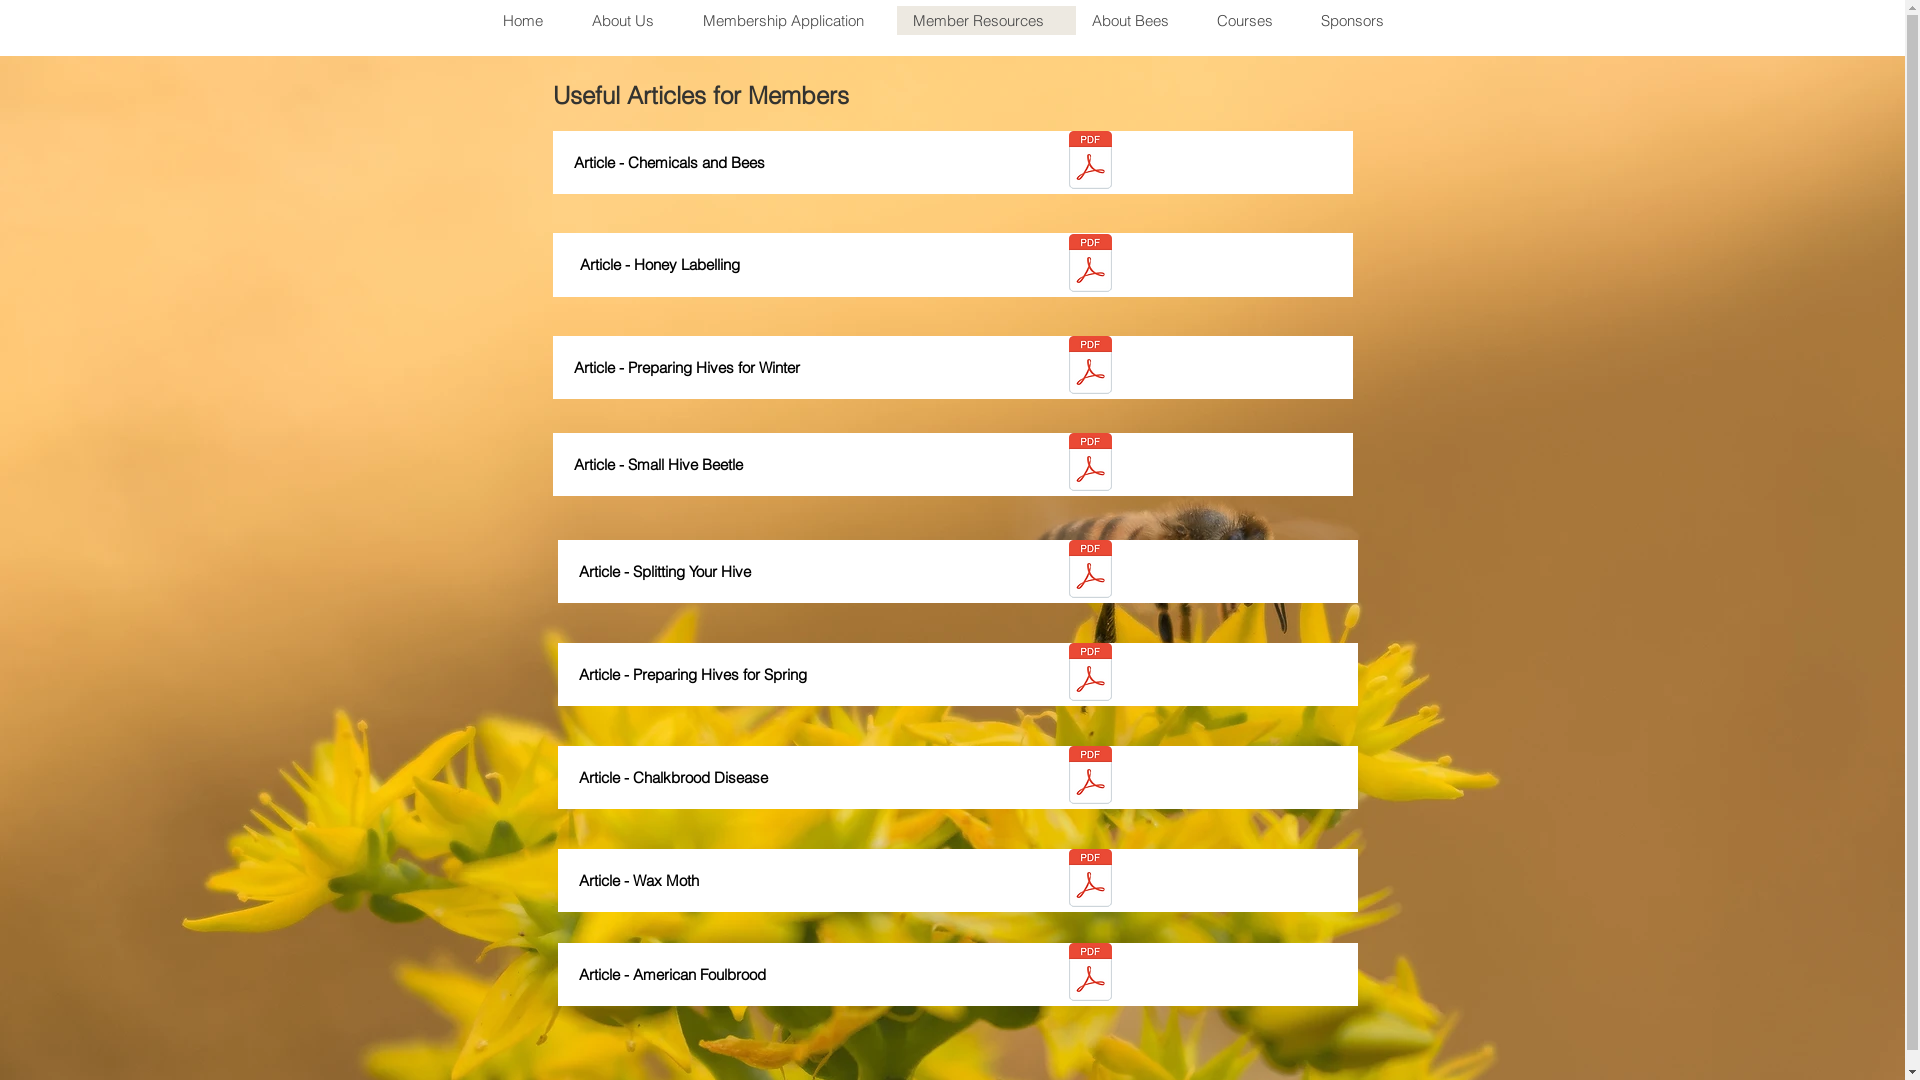 The width and height of the screenshot is (1920, 1080). Describe the element at coordinates (1089, 878) in the screenshot. I see `'Article - wax-moth.pdf'` at that location.